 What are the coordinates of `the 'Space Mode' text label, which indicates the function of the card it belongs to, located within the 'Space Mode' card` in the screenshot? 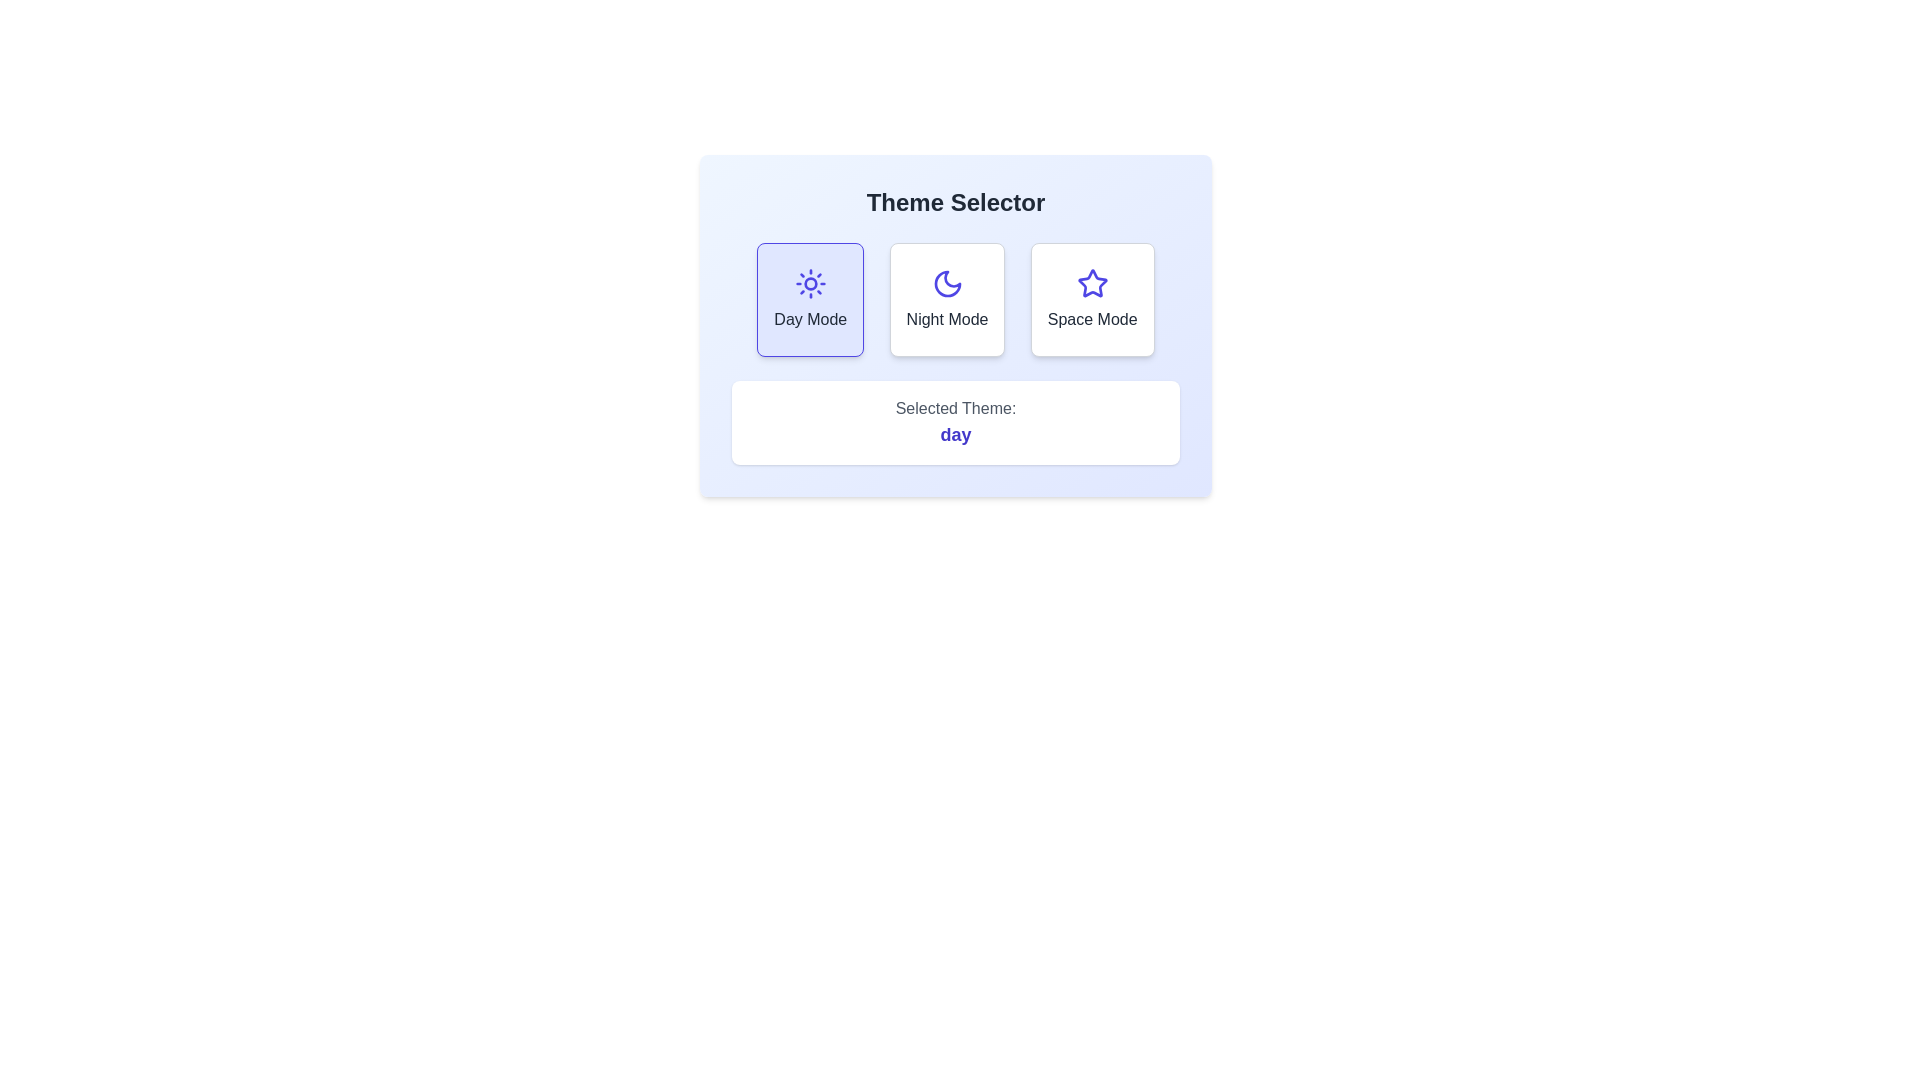 It's located at (1091, 319).